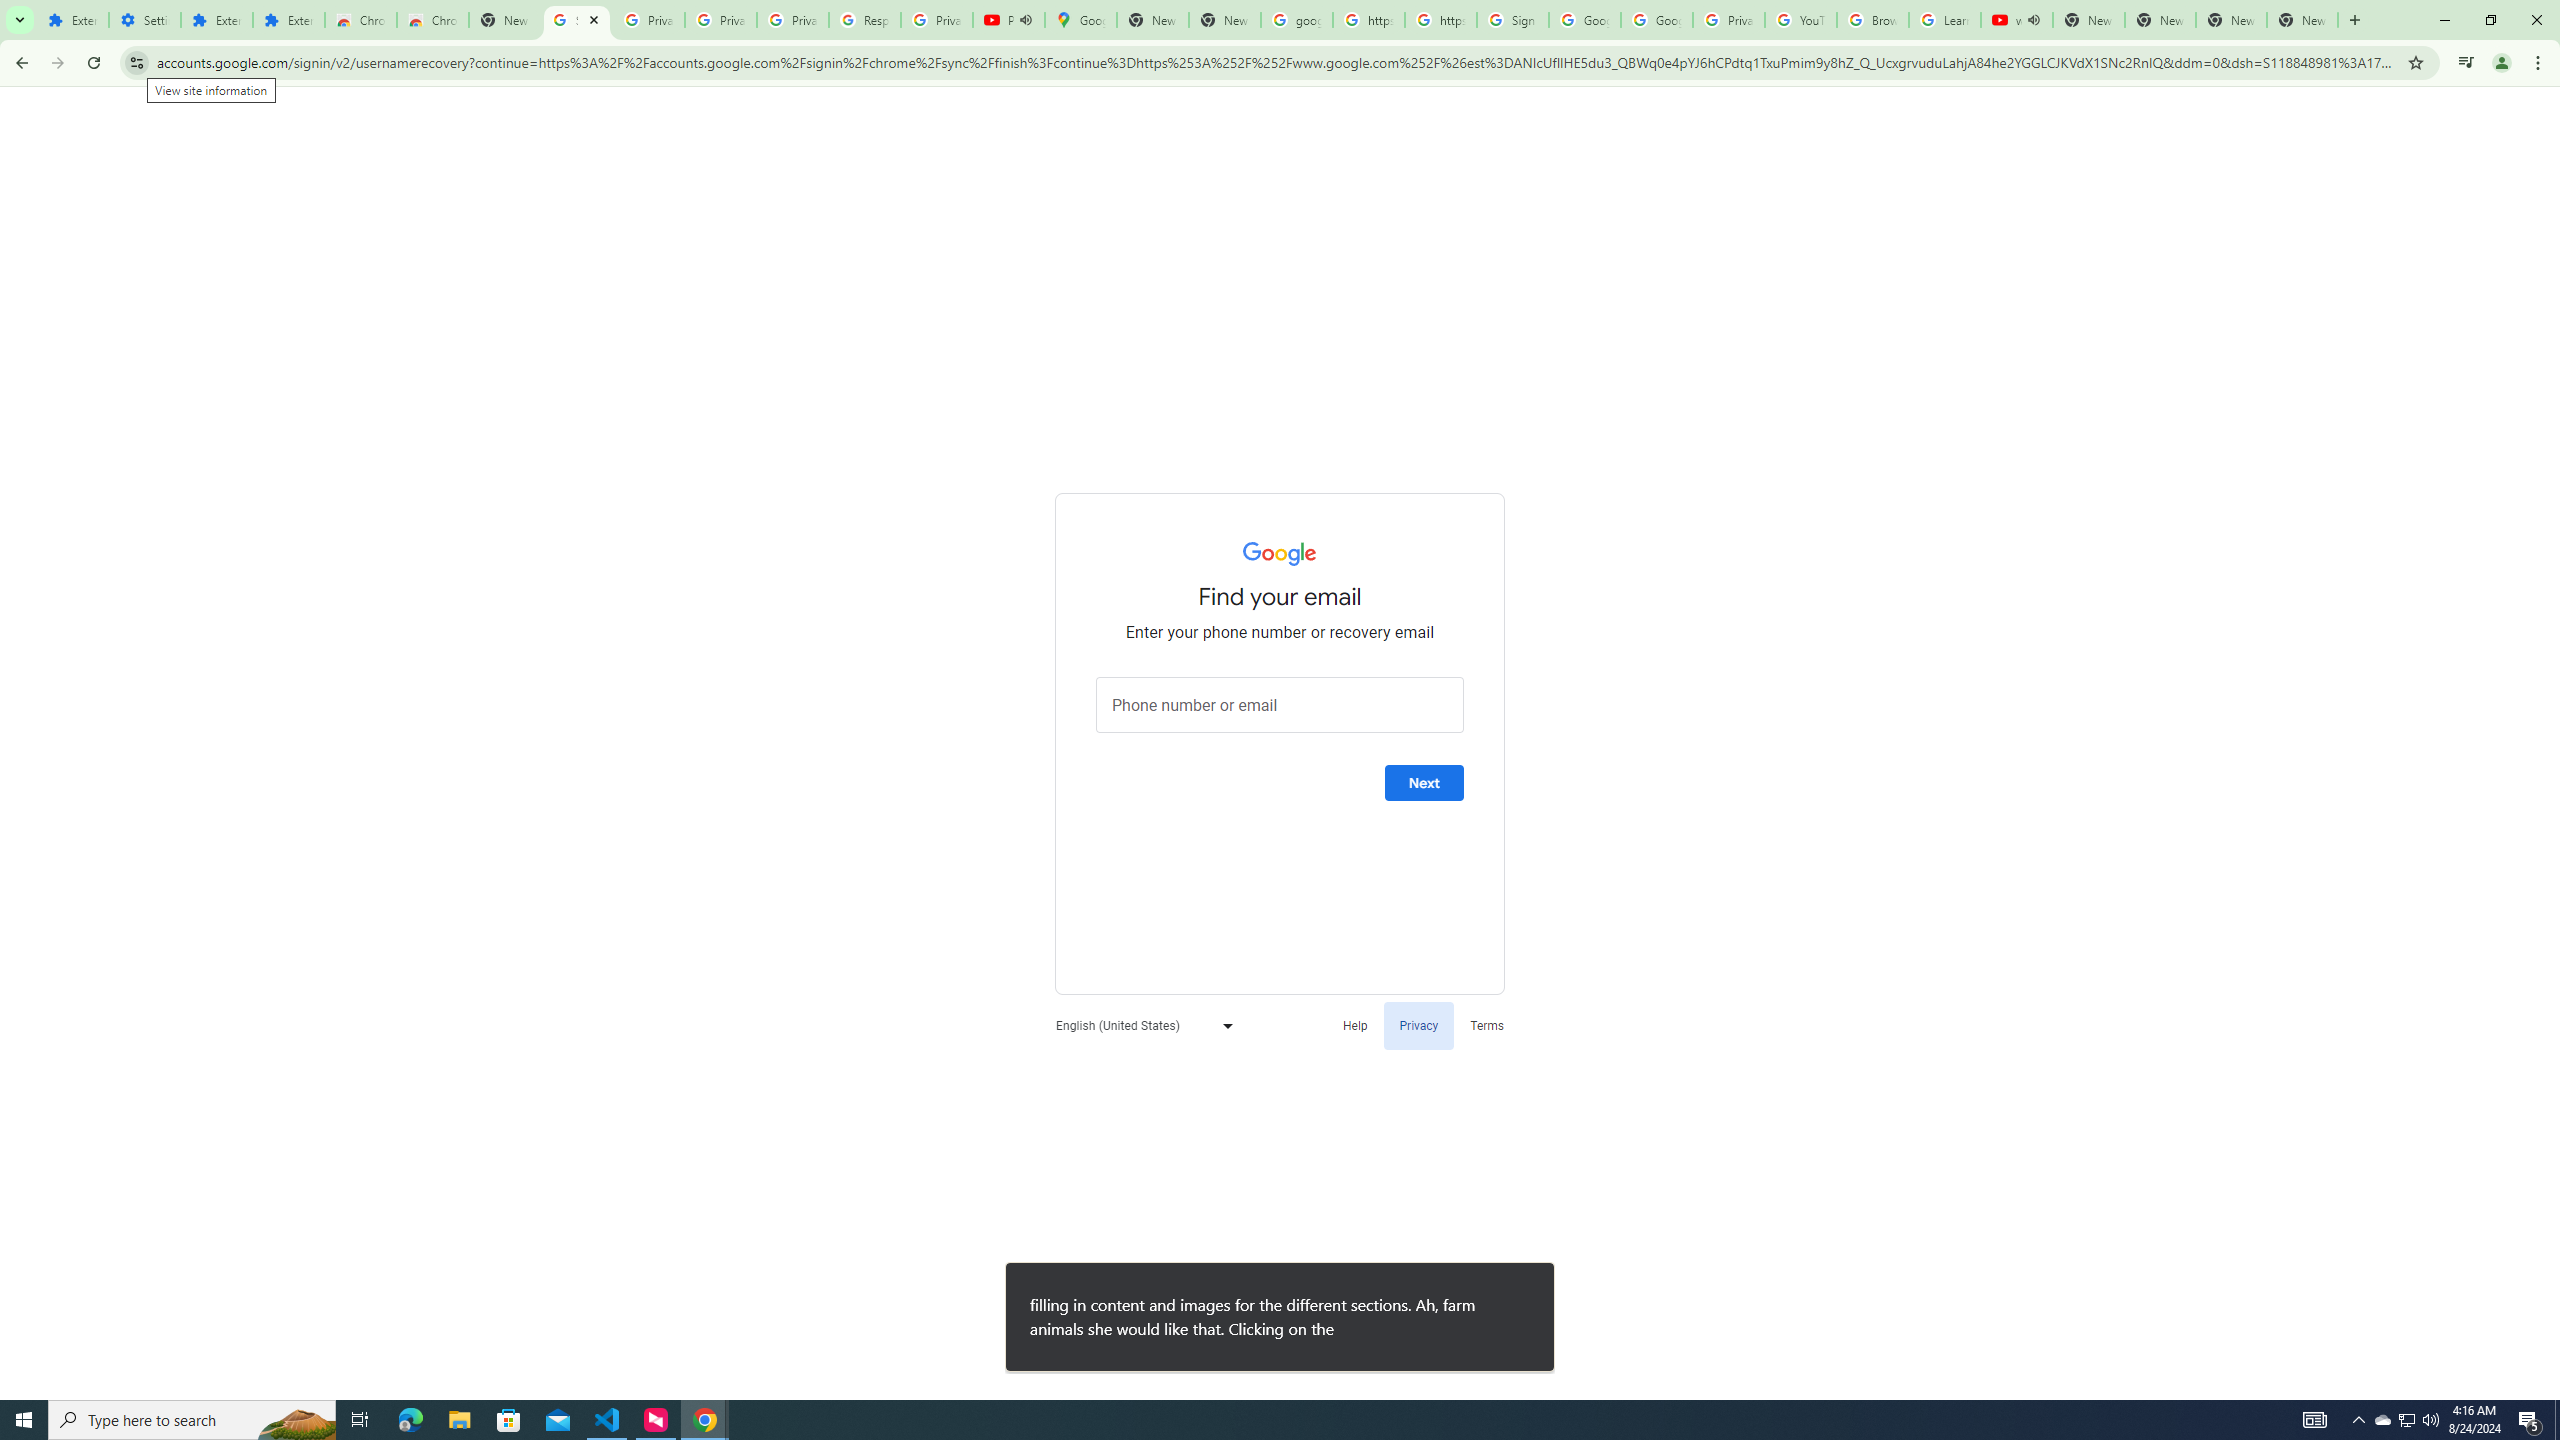 The image size is (2560, 1440). What do you see at coordinates (1799, 19) in the screenshot?
I see `'YouTube'` at bounding box center [1799, 19].